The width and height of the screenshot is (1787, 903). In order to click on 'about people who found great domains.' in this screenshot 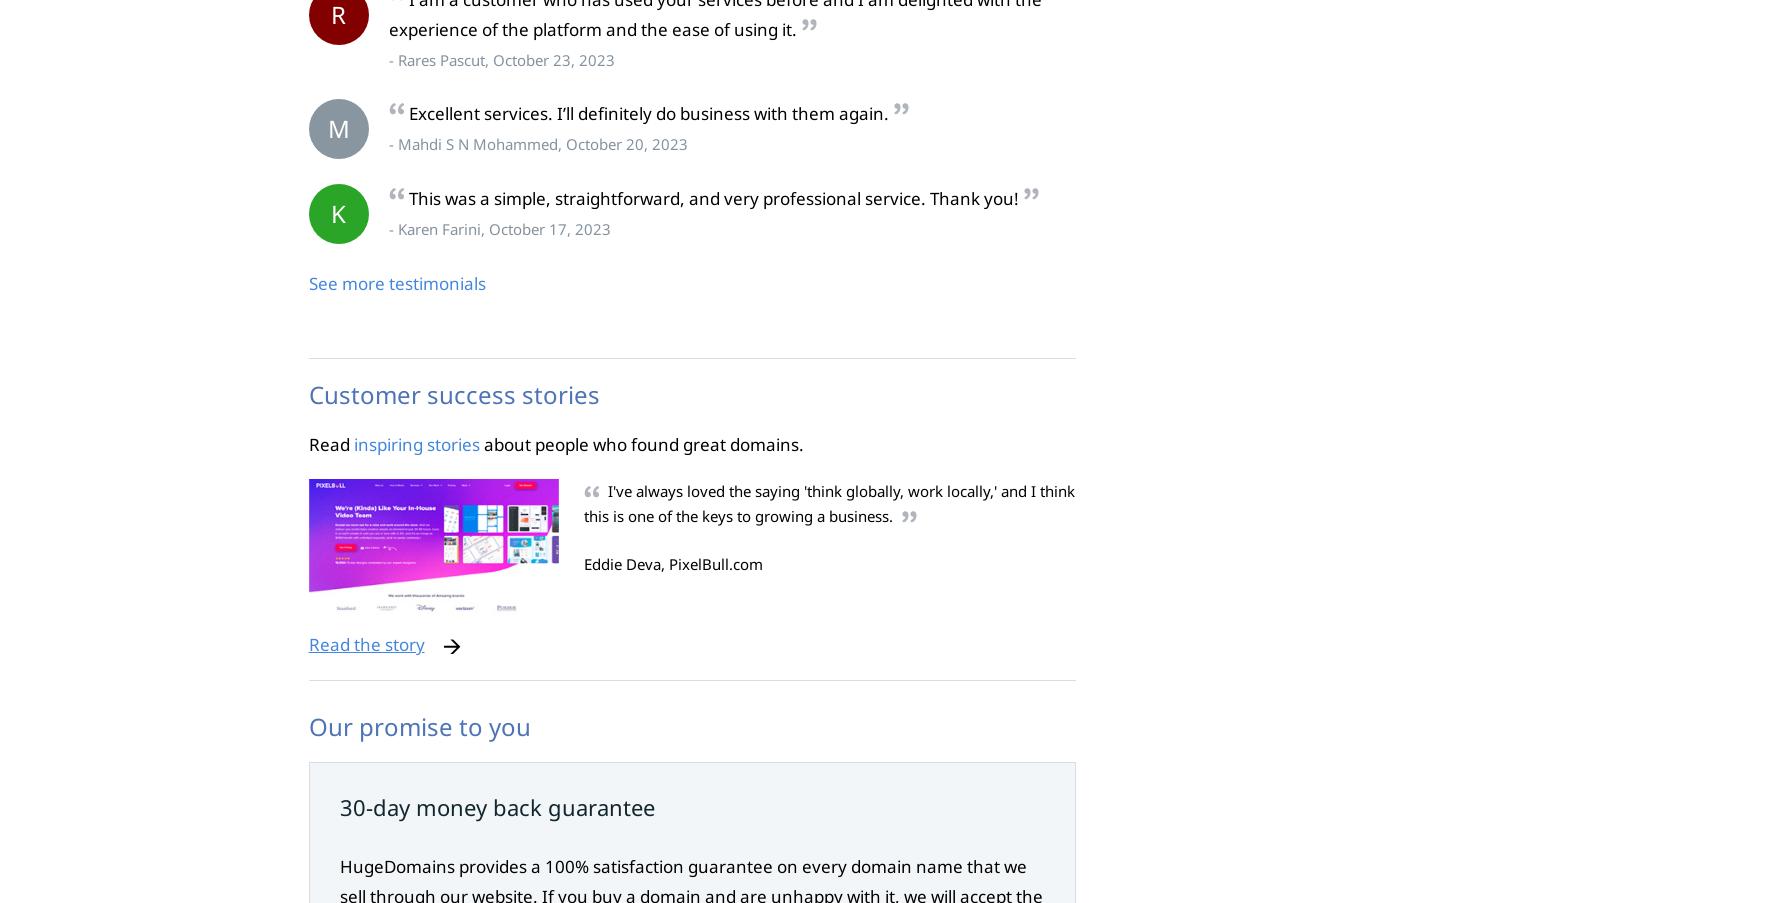, I will do `click(639, 442)`.